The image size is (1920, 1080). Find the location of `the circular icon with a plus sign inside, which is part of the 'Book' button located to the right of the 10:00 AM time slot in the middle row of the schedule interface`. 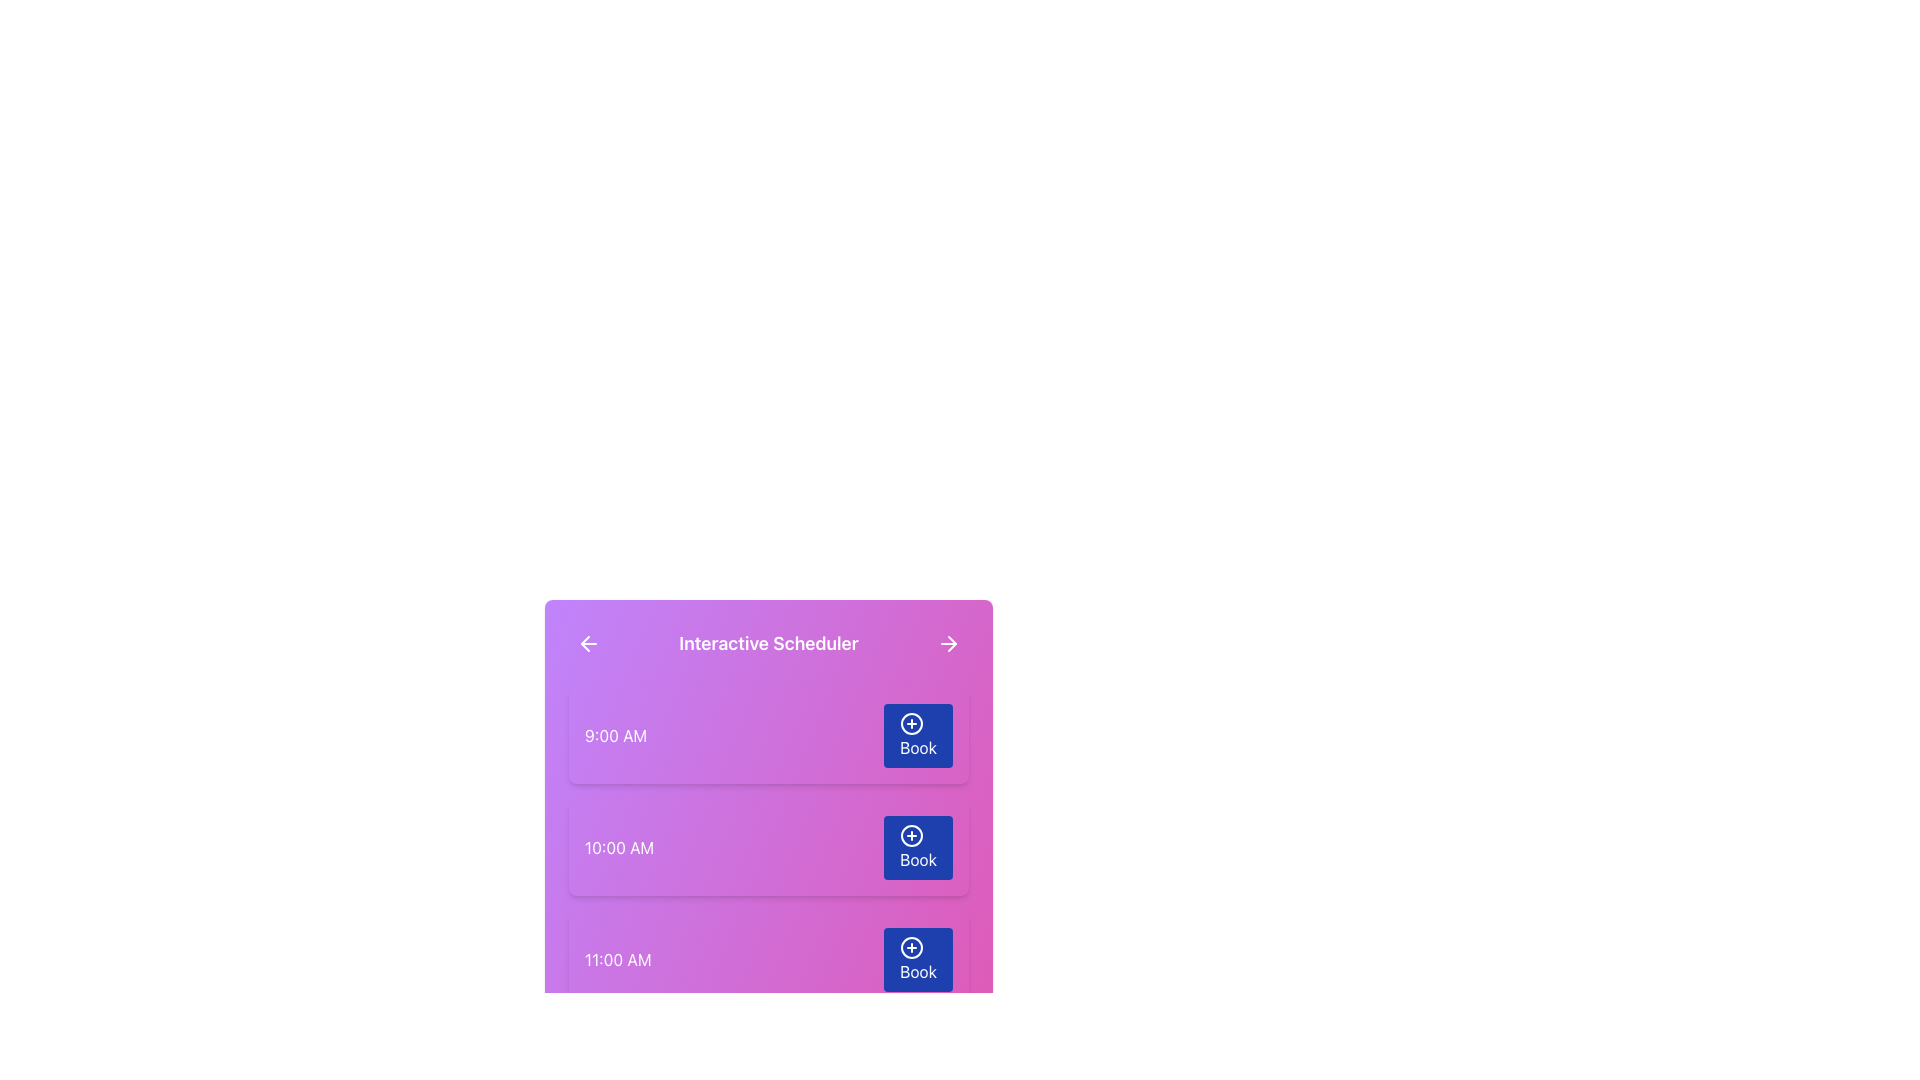

the circular icon with a plus sign inside, which is part of the 'Book' button located to the right of the 10:00 AM time slot in the middle row of the schedule interface is located at coordinates (911, 836).